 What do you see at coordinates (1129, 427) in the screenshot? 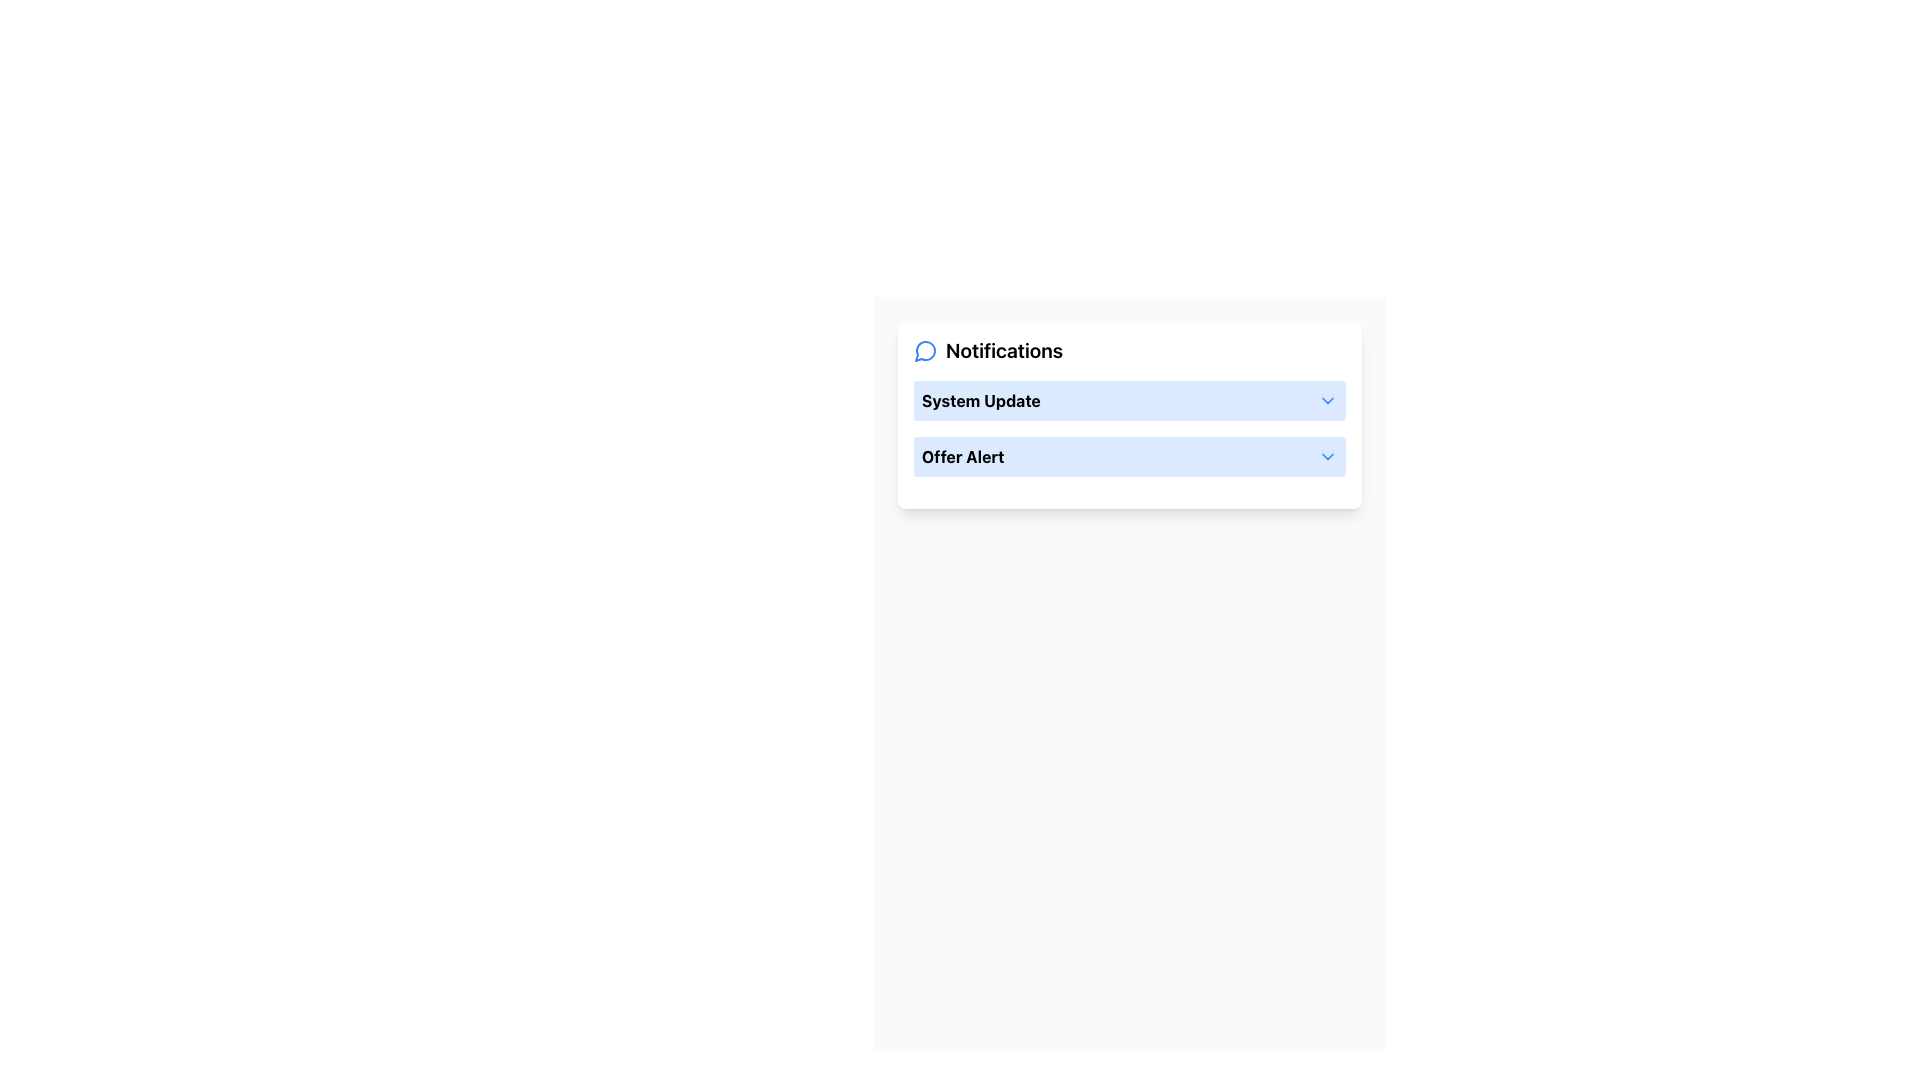
I see `the 'System Update' row in the collapsible list` at bounding box center [1129, 427].